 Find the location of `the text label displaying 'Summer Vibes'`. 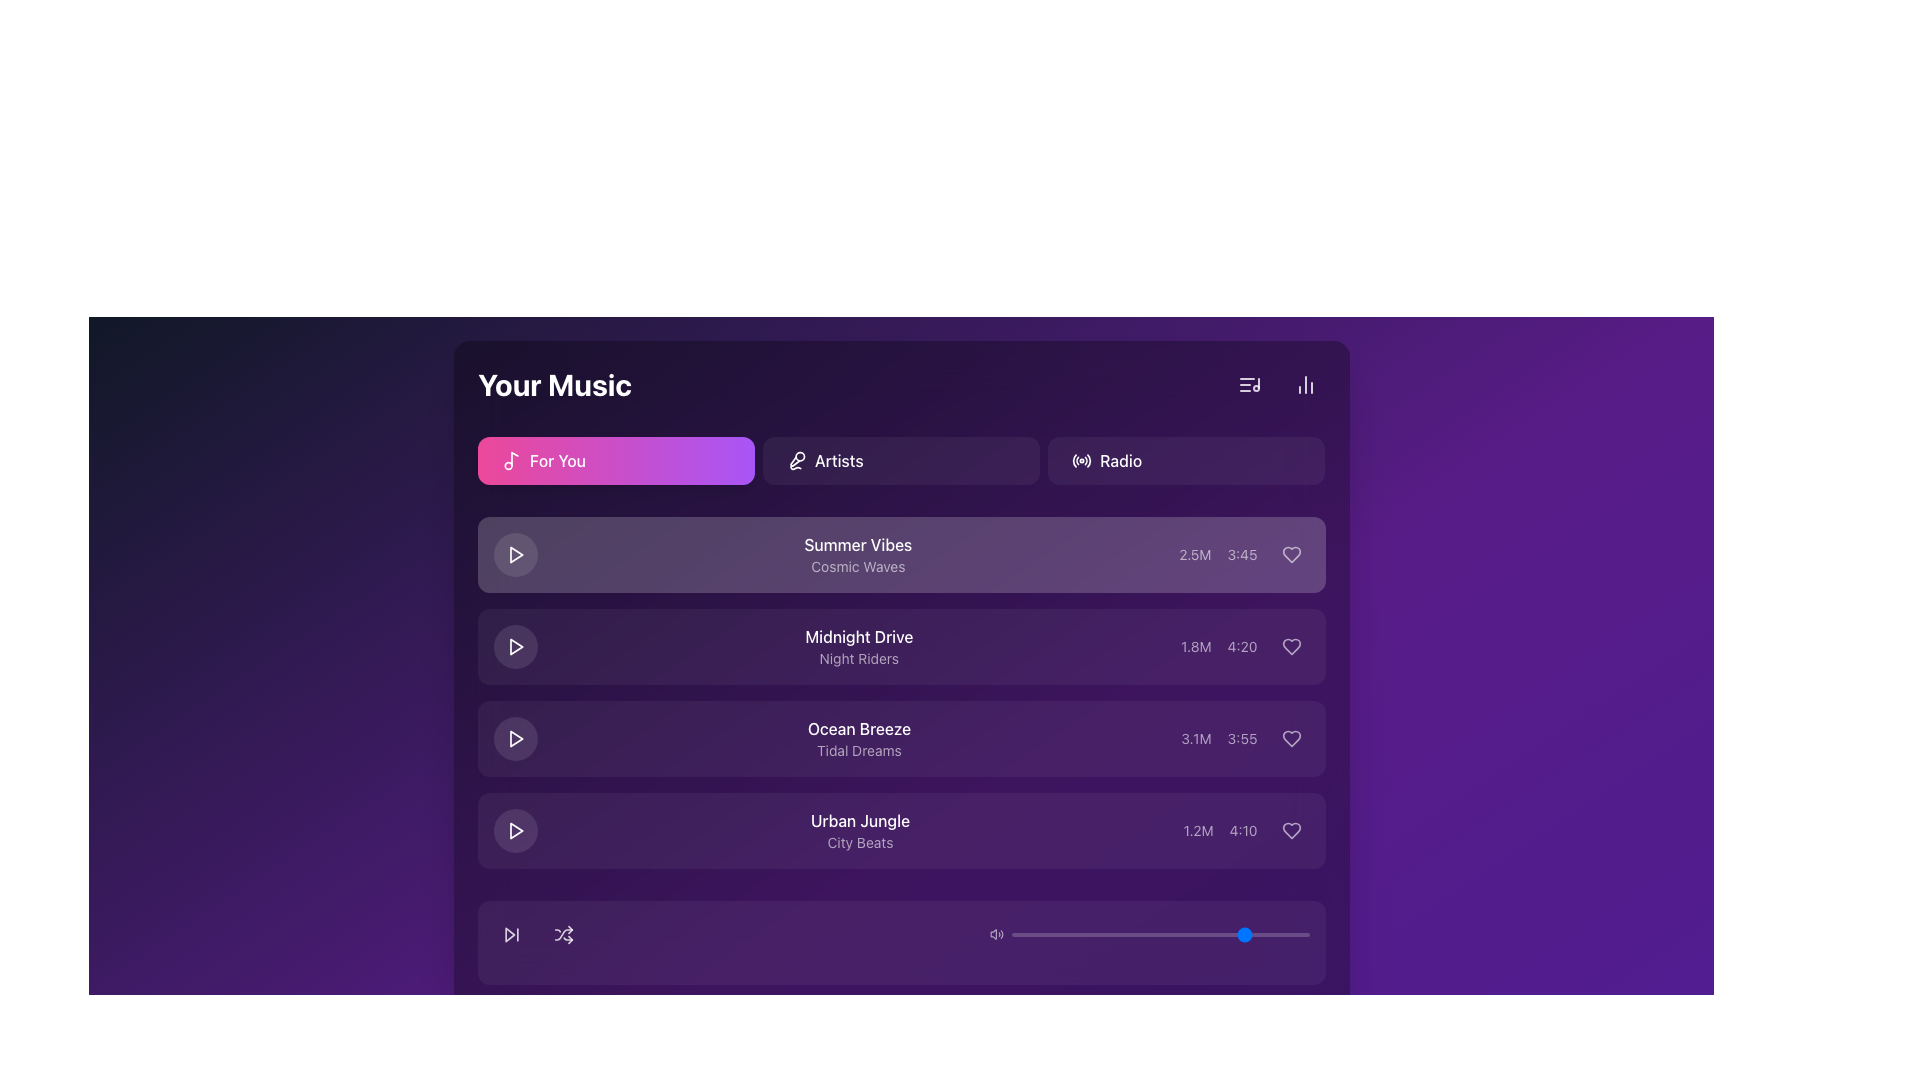

the text label displaying 'Summer Vibes' is located at coordinates (858, 544).